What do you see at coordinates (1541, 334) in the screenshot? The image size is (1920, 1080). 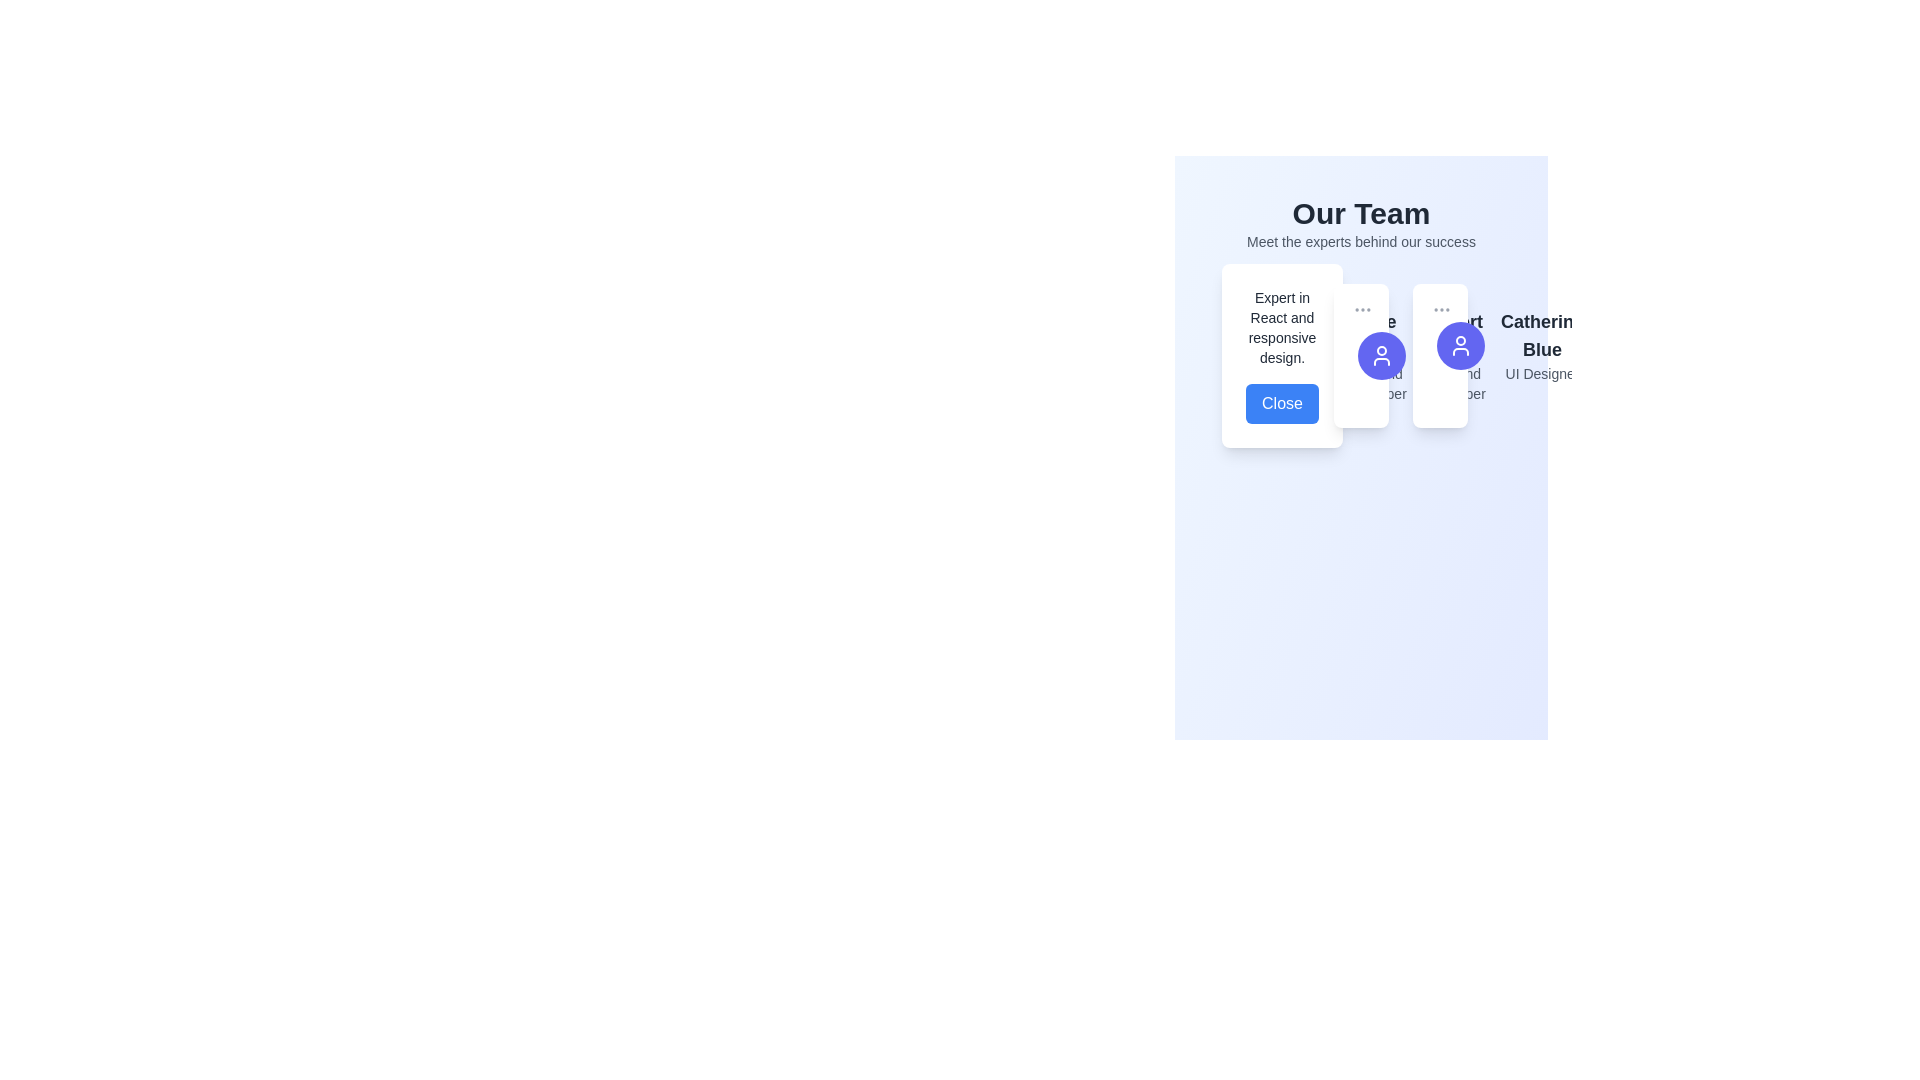 I see `the text label that displays the name of a person in the 'UI Designer' subsection, which is located near the right-center of the interface and is the top element in a vertical stack of two text elements` at bounding box center [1541, 334].